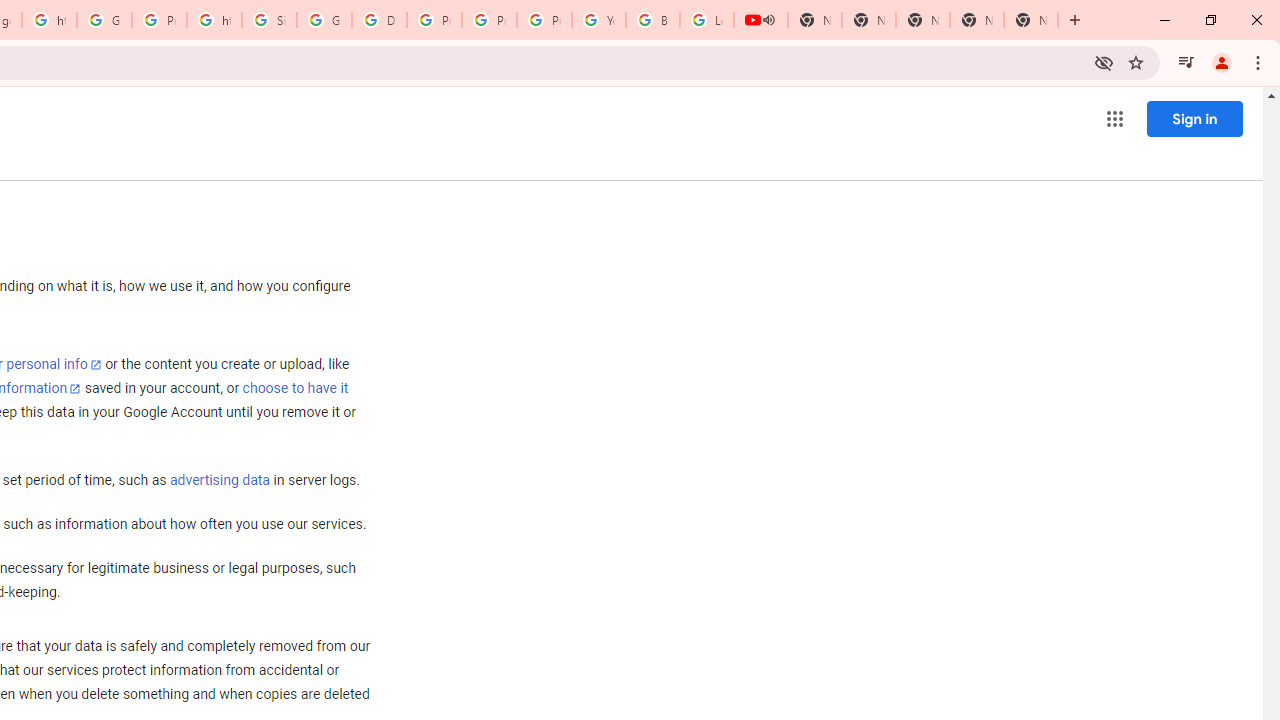 The height and width of the screenshot is (720, 1280). Describe the element at coordinates (54, 364) in the screenshot. I see `'personal info'` at that location.